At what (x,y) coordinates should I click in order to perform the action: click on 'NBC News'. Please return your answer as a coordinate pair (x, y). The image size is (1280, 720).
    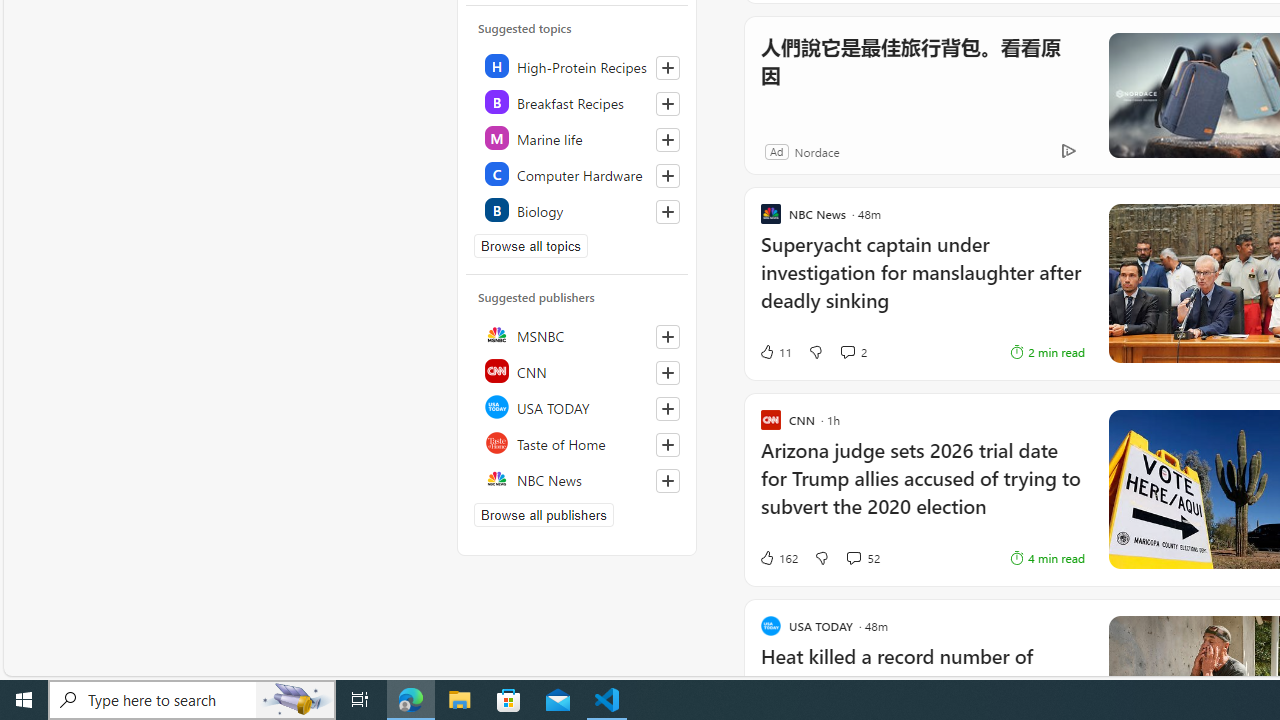
    Looking at the image, I should click on (577, 479).